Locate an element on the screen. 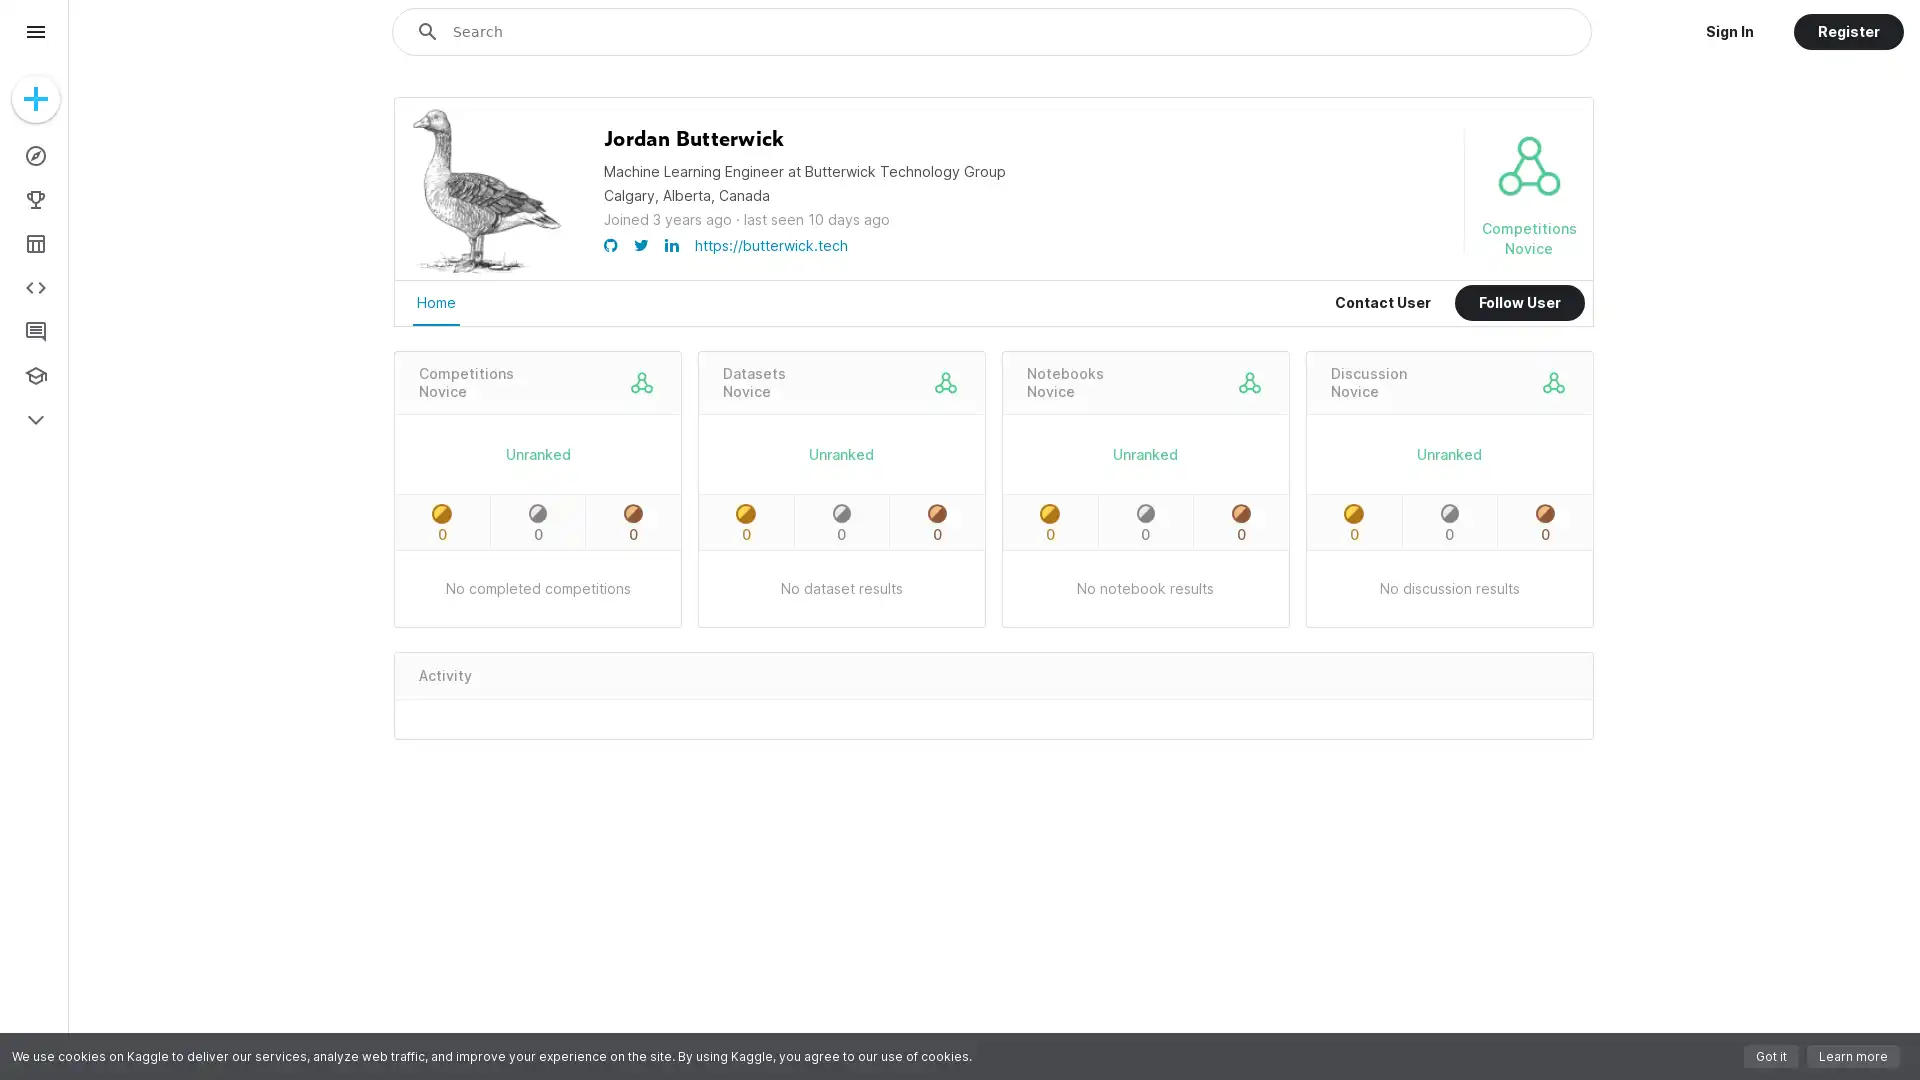  menu is located at coordinates (35, 31).